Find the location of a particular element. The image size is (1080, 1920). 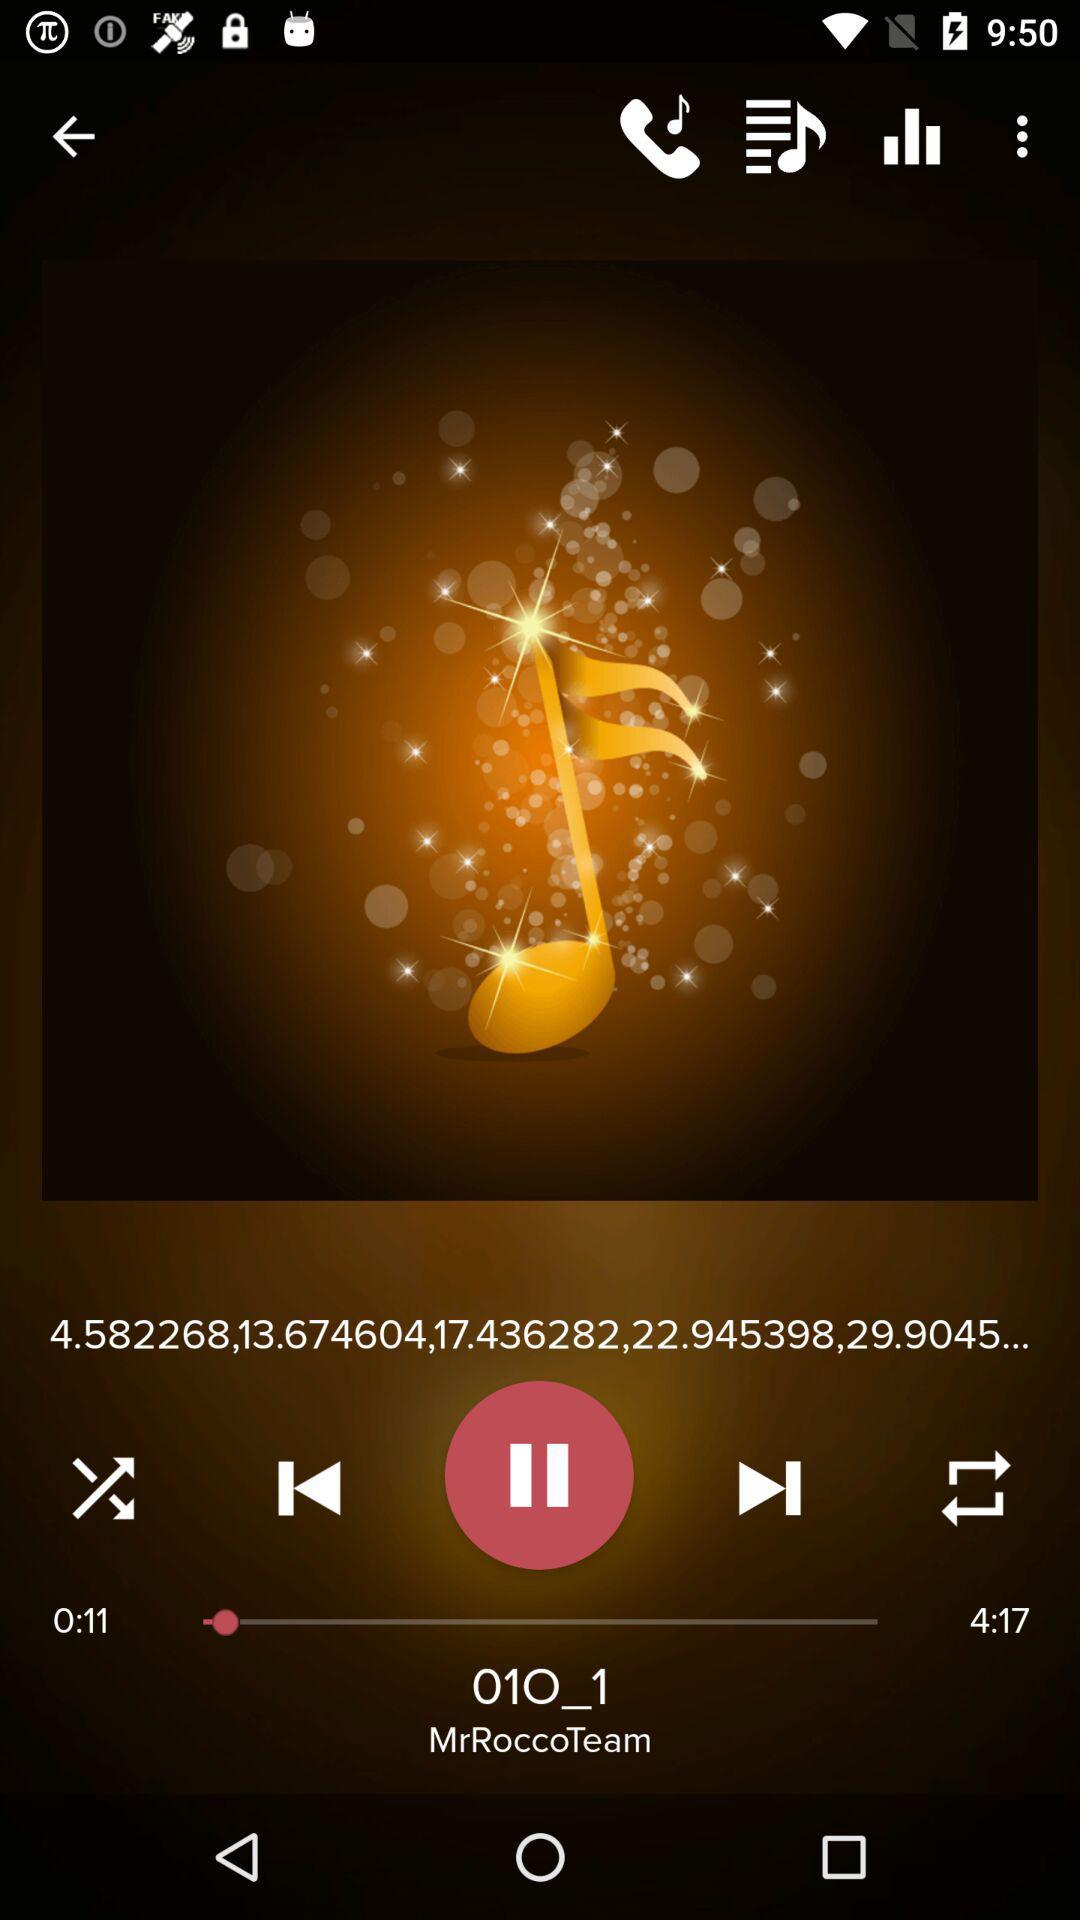

continues replay is located at coordinates (975, 1488).